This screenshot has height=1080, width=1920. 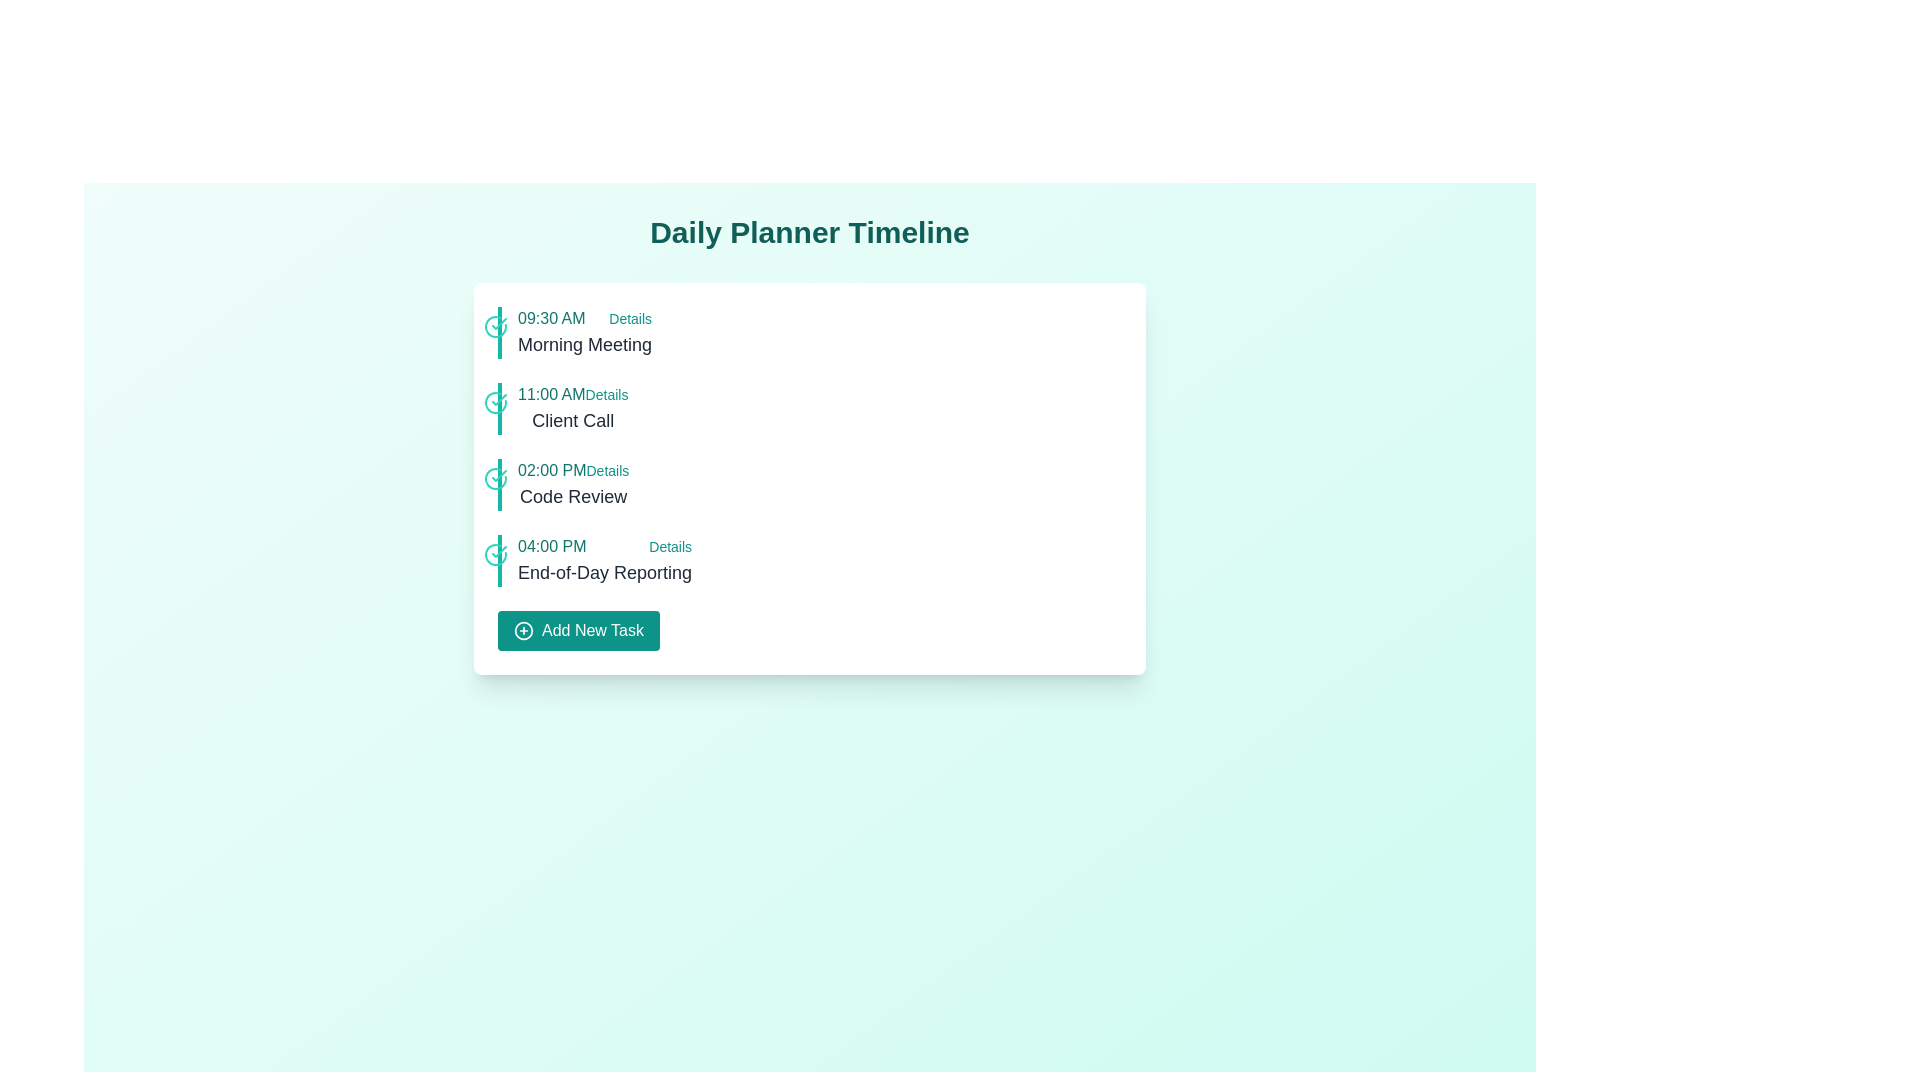 What do you see at coordinates (584, 331) in the screenshot?
I see `the 'Morning Meeting' entry in the daily planner timeline` at bounding box center [584, 331].